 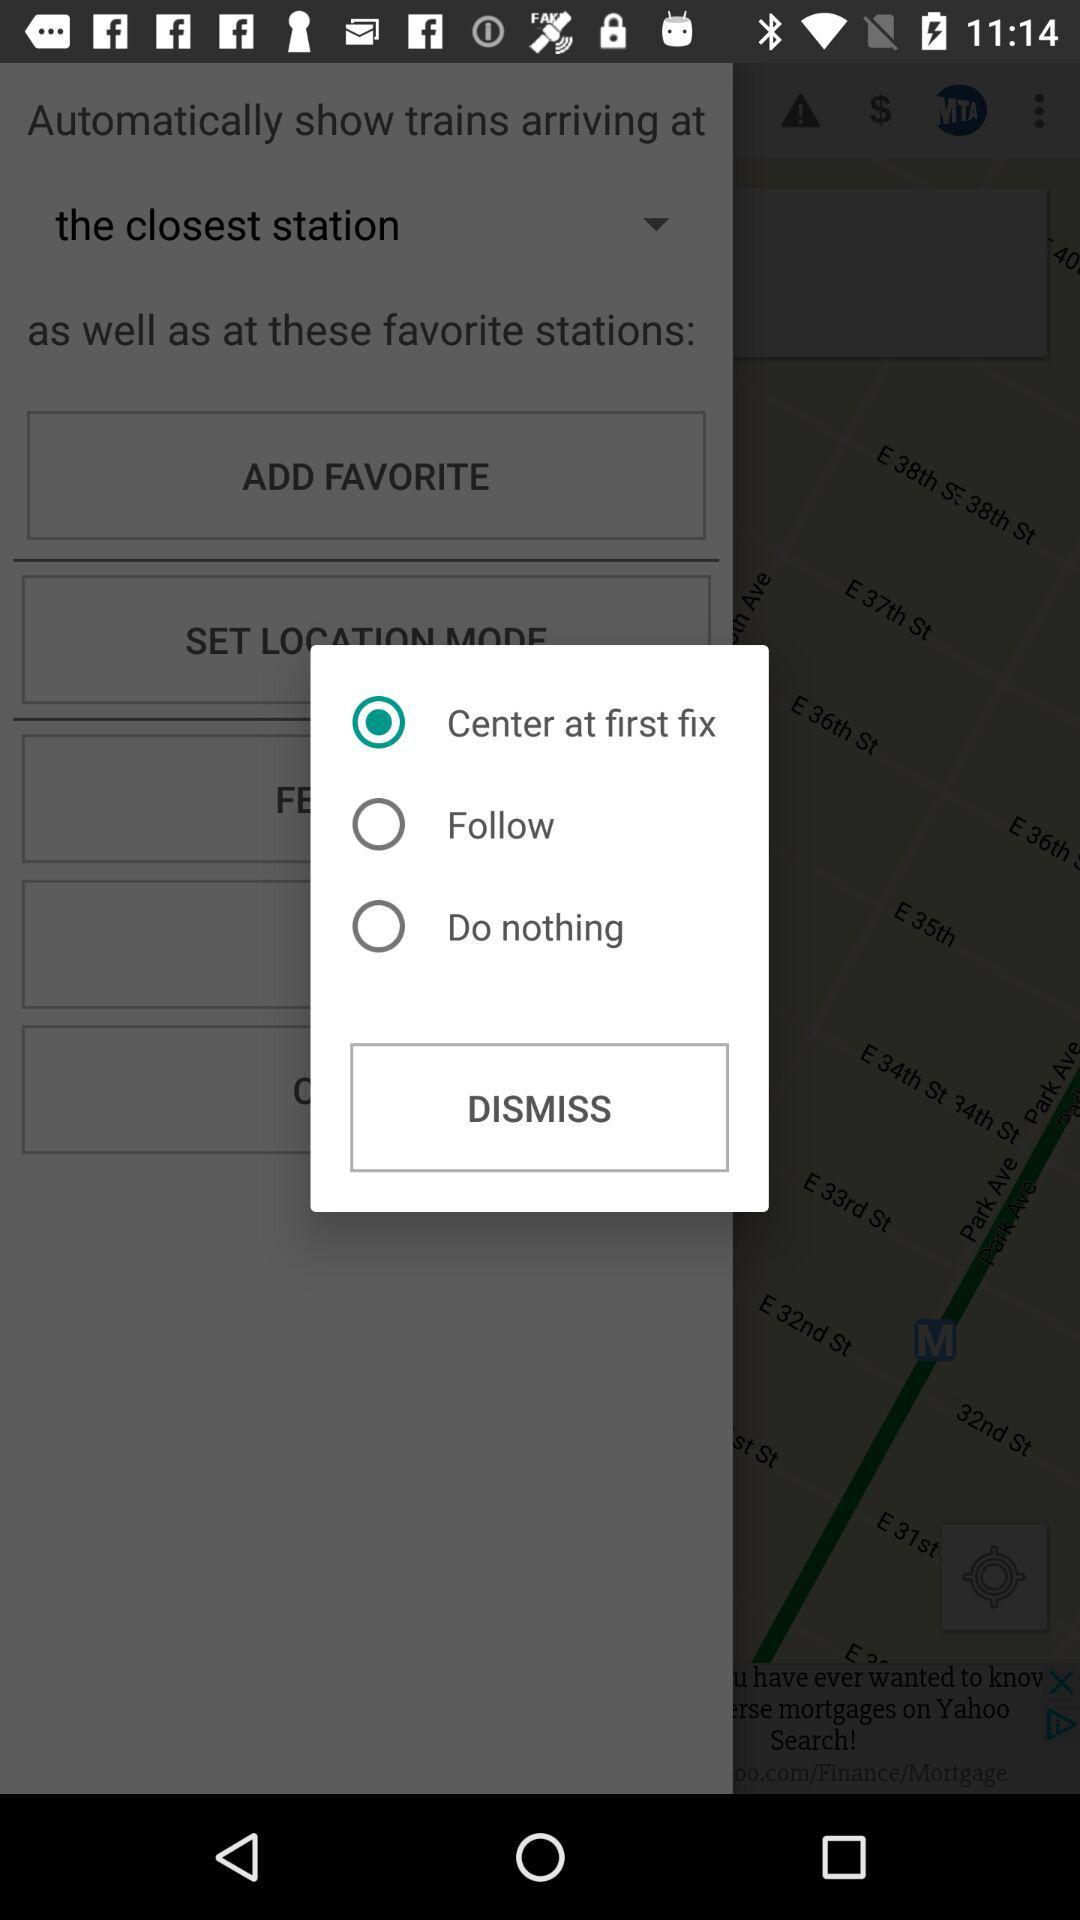 What do you see at coordinates (538, 1106) in the screenshot?
I see `the dismiss` at bounding box center [538, 1106].